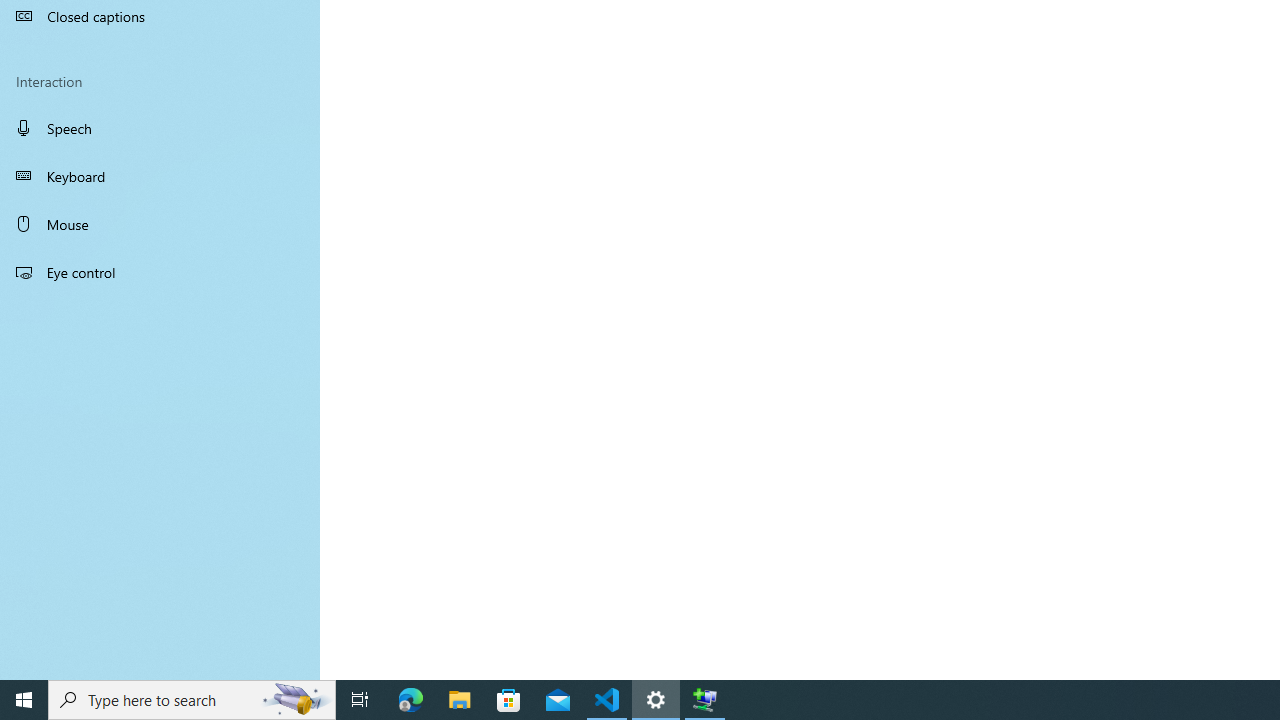 The width and height of the screenshot is (1280, 720). I want to click on 'Extensible Wizards Host Process - 1 running window', so click(705, 698).